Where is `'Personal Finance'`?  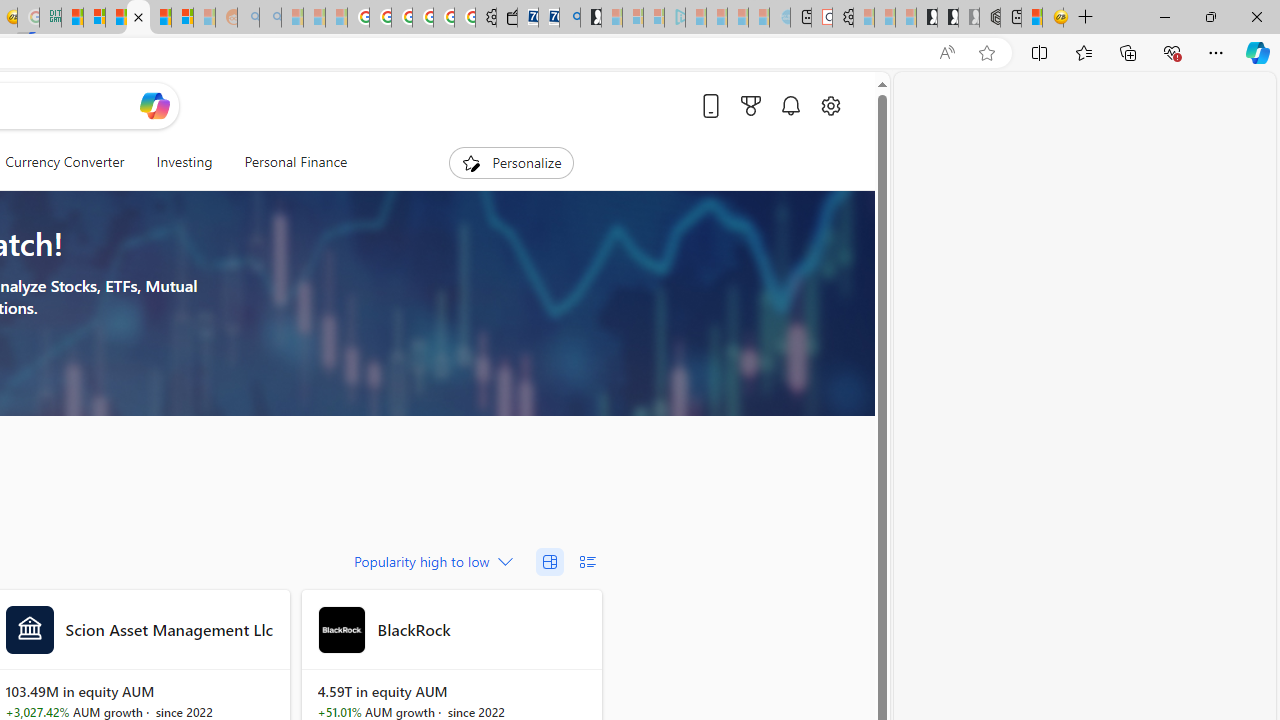
'Personal Finance' is located at coordinates (295, 162).